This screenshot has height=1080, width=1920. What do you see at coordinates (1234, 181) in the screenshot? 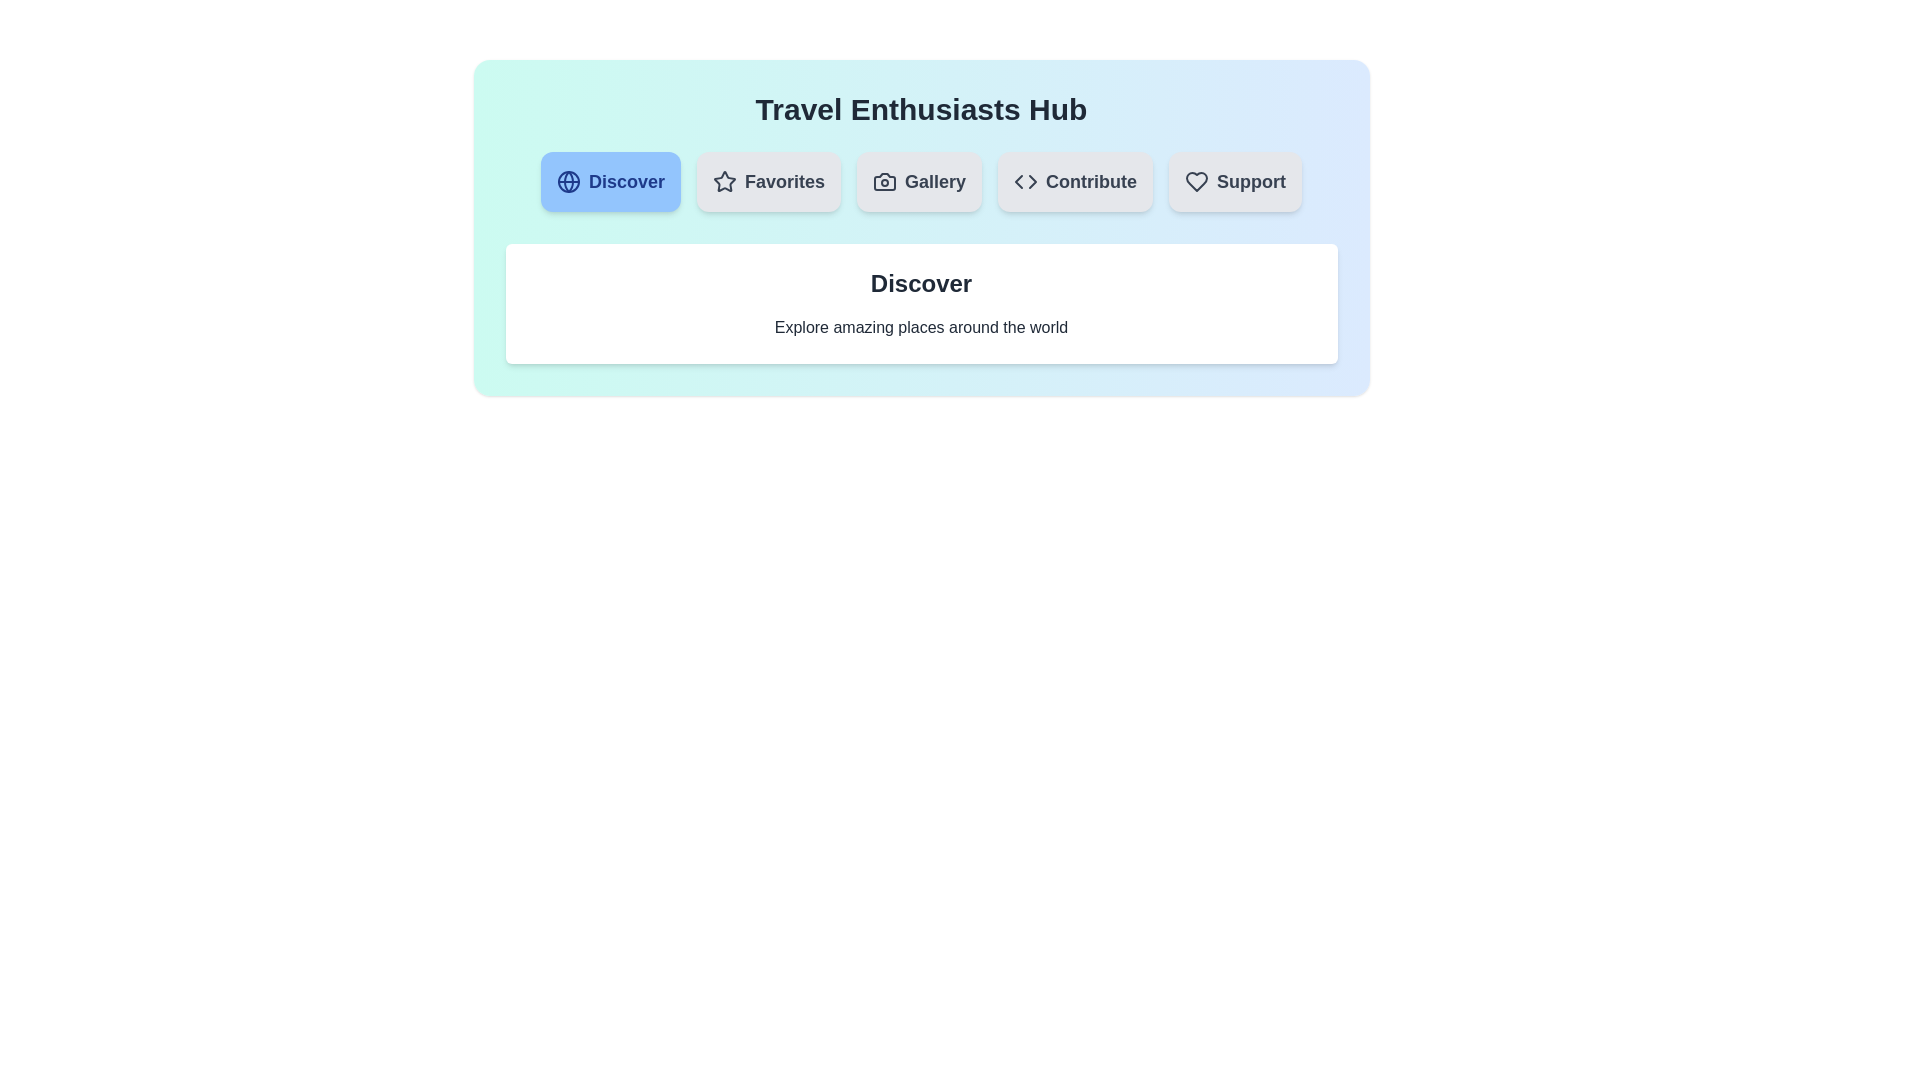
I see `the support button located in the horizontal button group below the heading at the center-top section of the page, which is the fifth button from the left` at bounding box center [1234, 181].